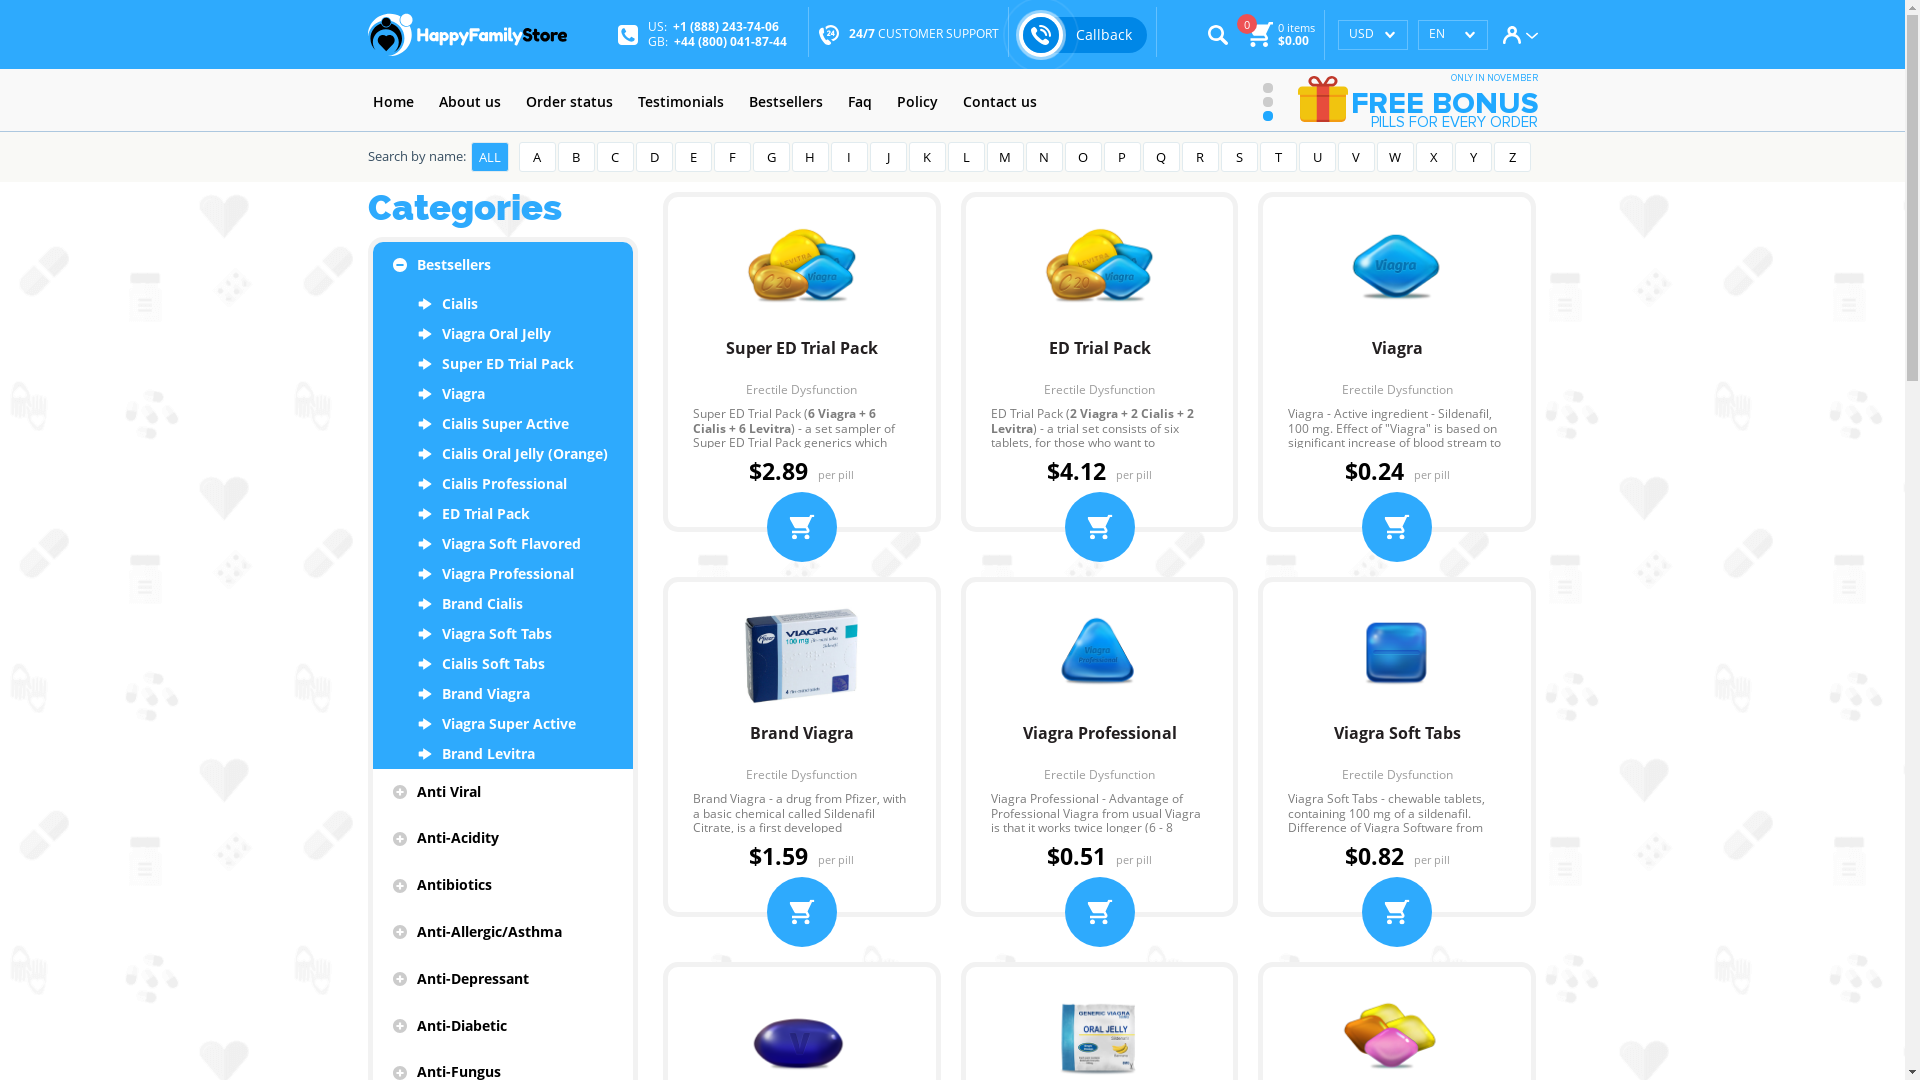  I want to click on 'Erectile Dysfunction', so click(801, 389).